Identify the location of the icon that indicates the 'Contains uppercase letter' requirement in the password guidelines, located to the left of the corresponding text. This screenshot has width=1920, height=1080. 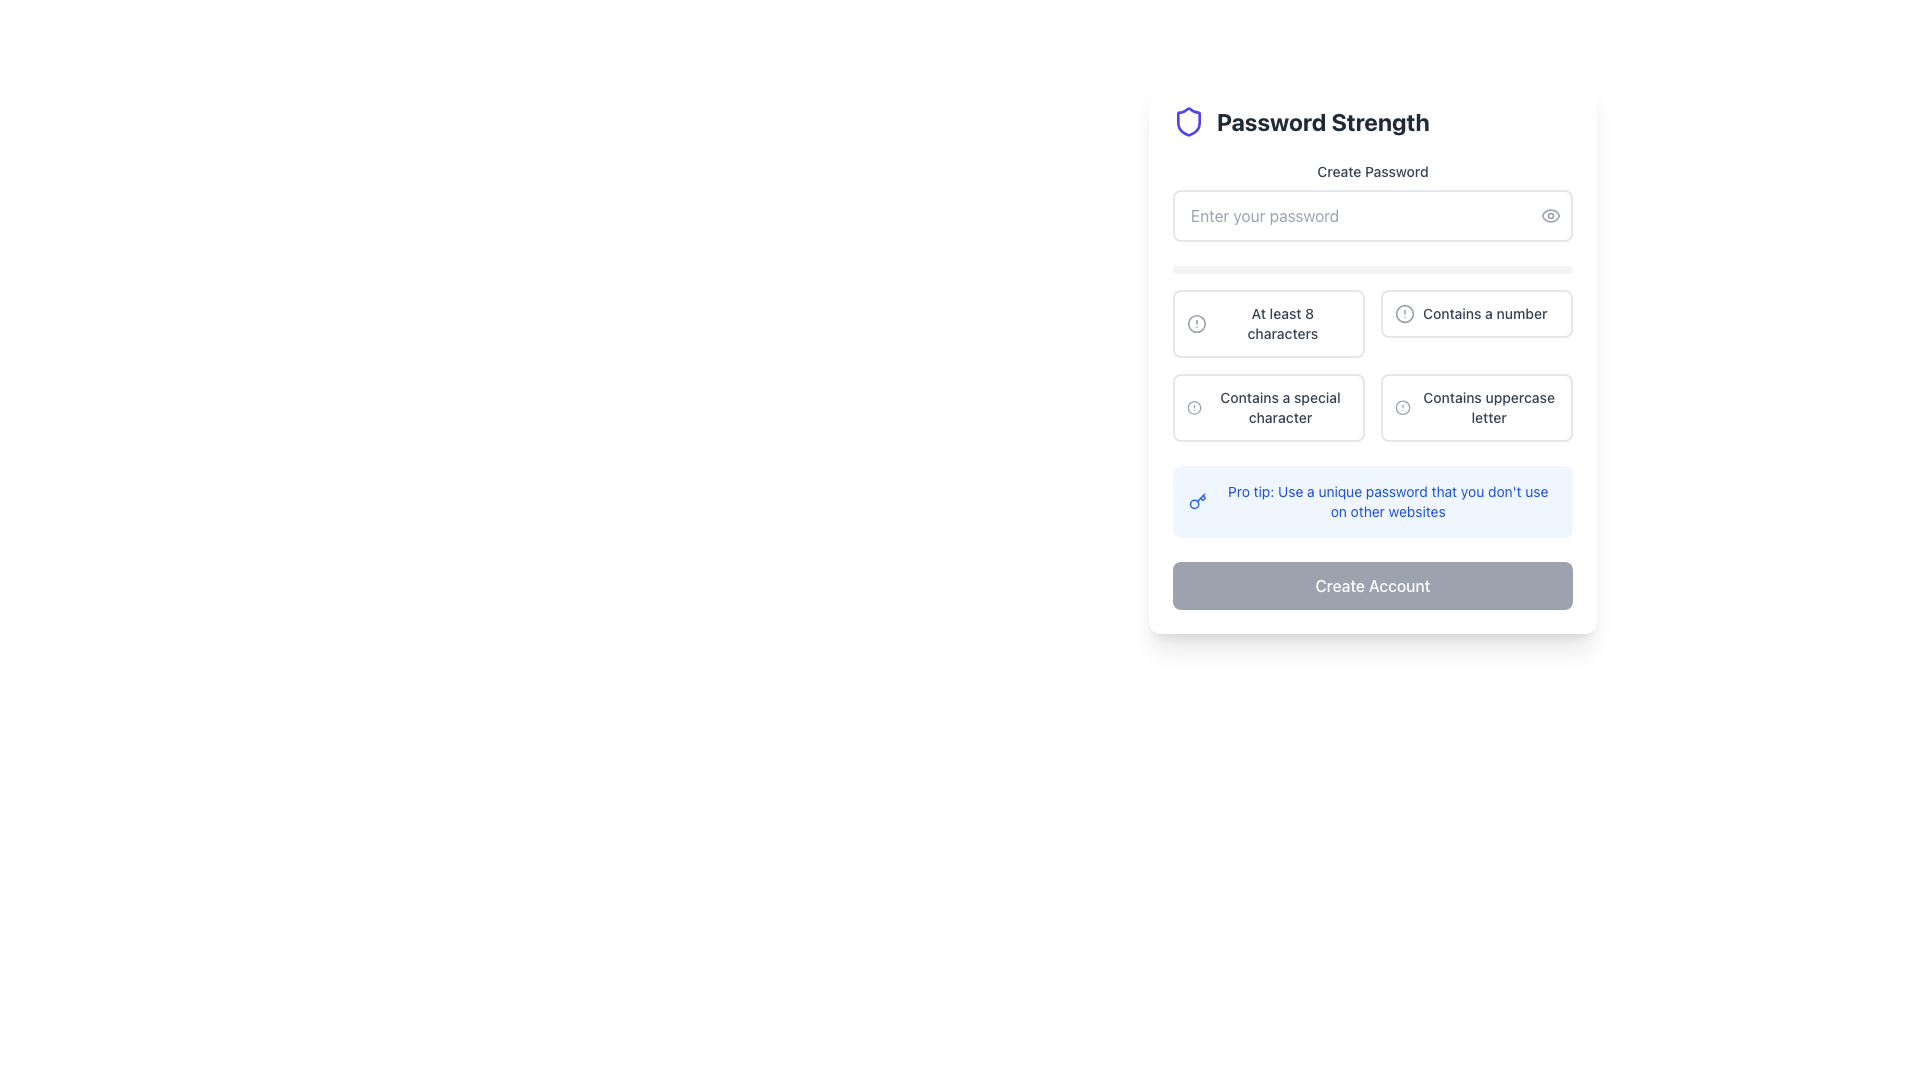
(1402, 407).